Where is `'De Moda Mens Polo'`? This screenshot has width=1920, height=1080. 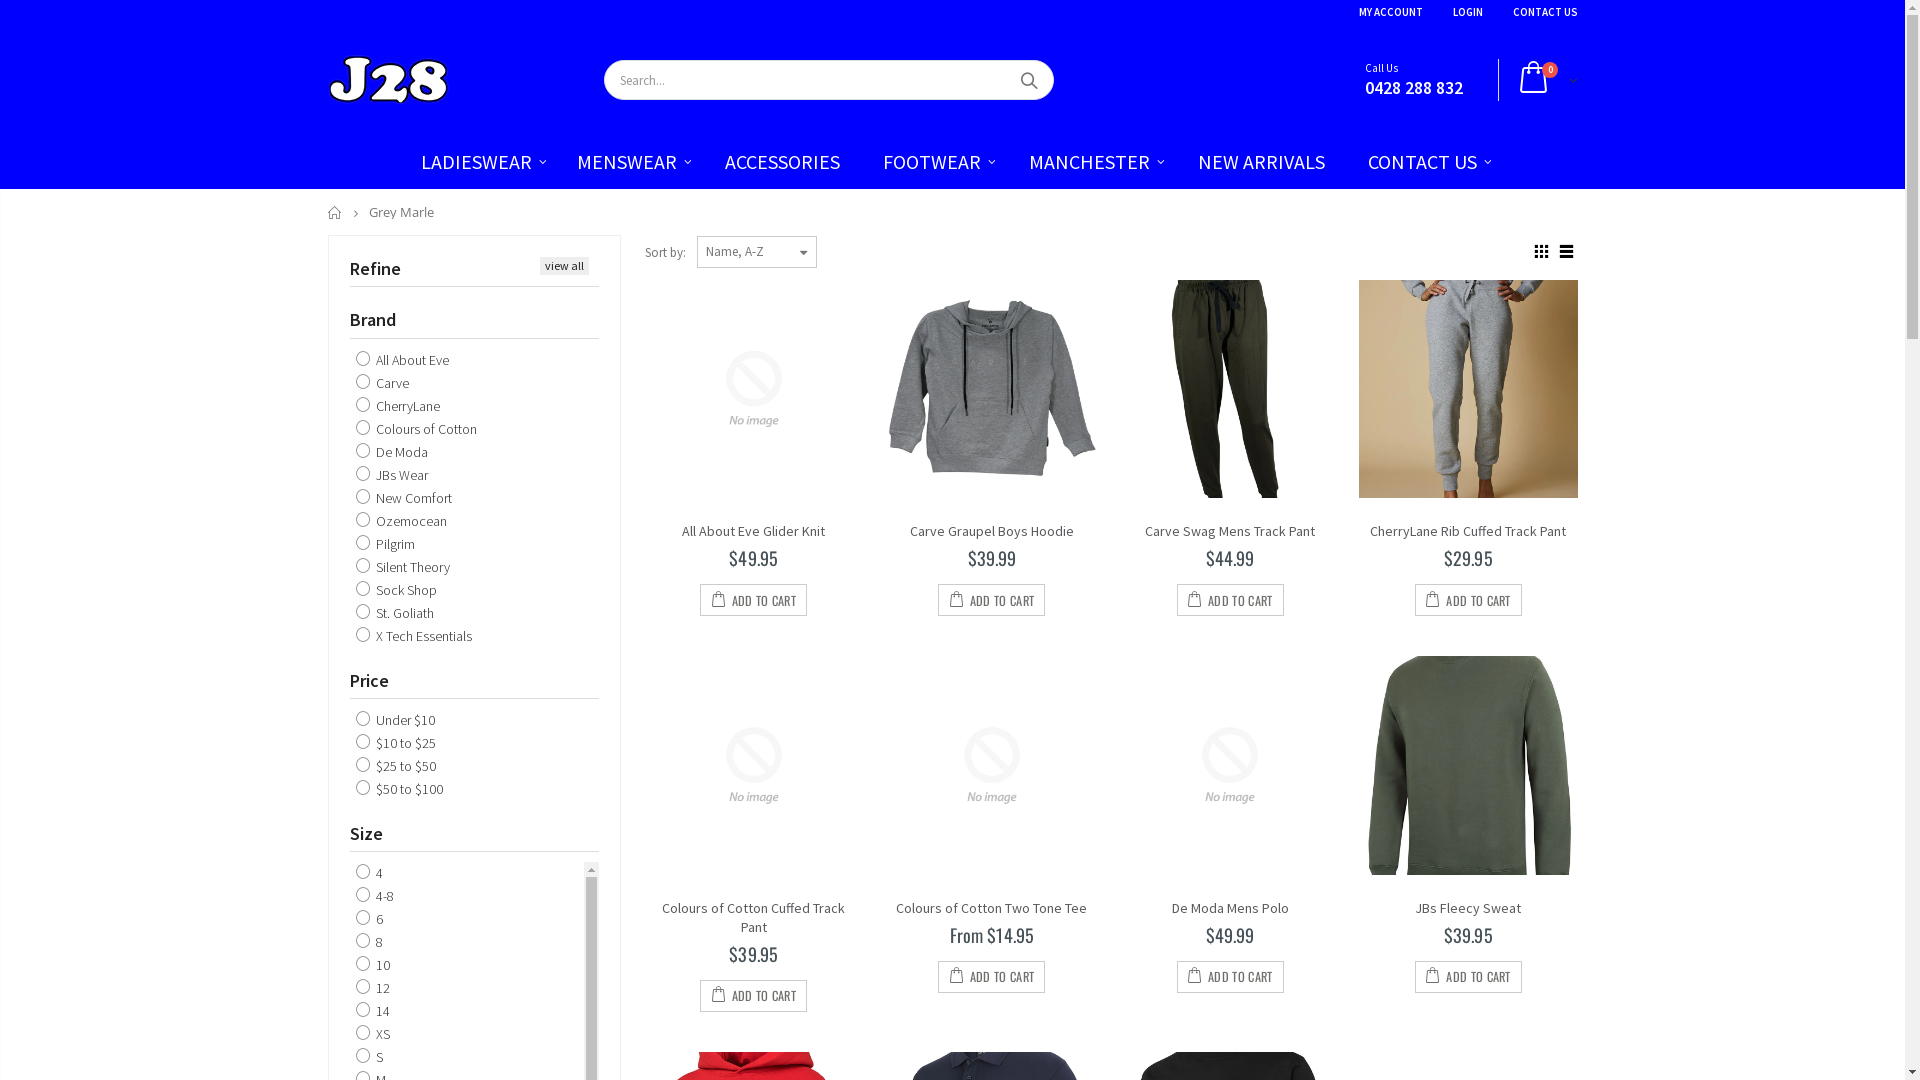 'De Moda Mens Polo' is located at coordinates (1229, 907).